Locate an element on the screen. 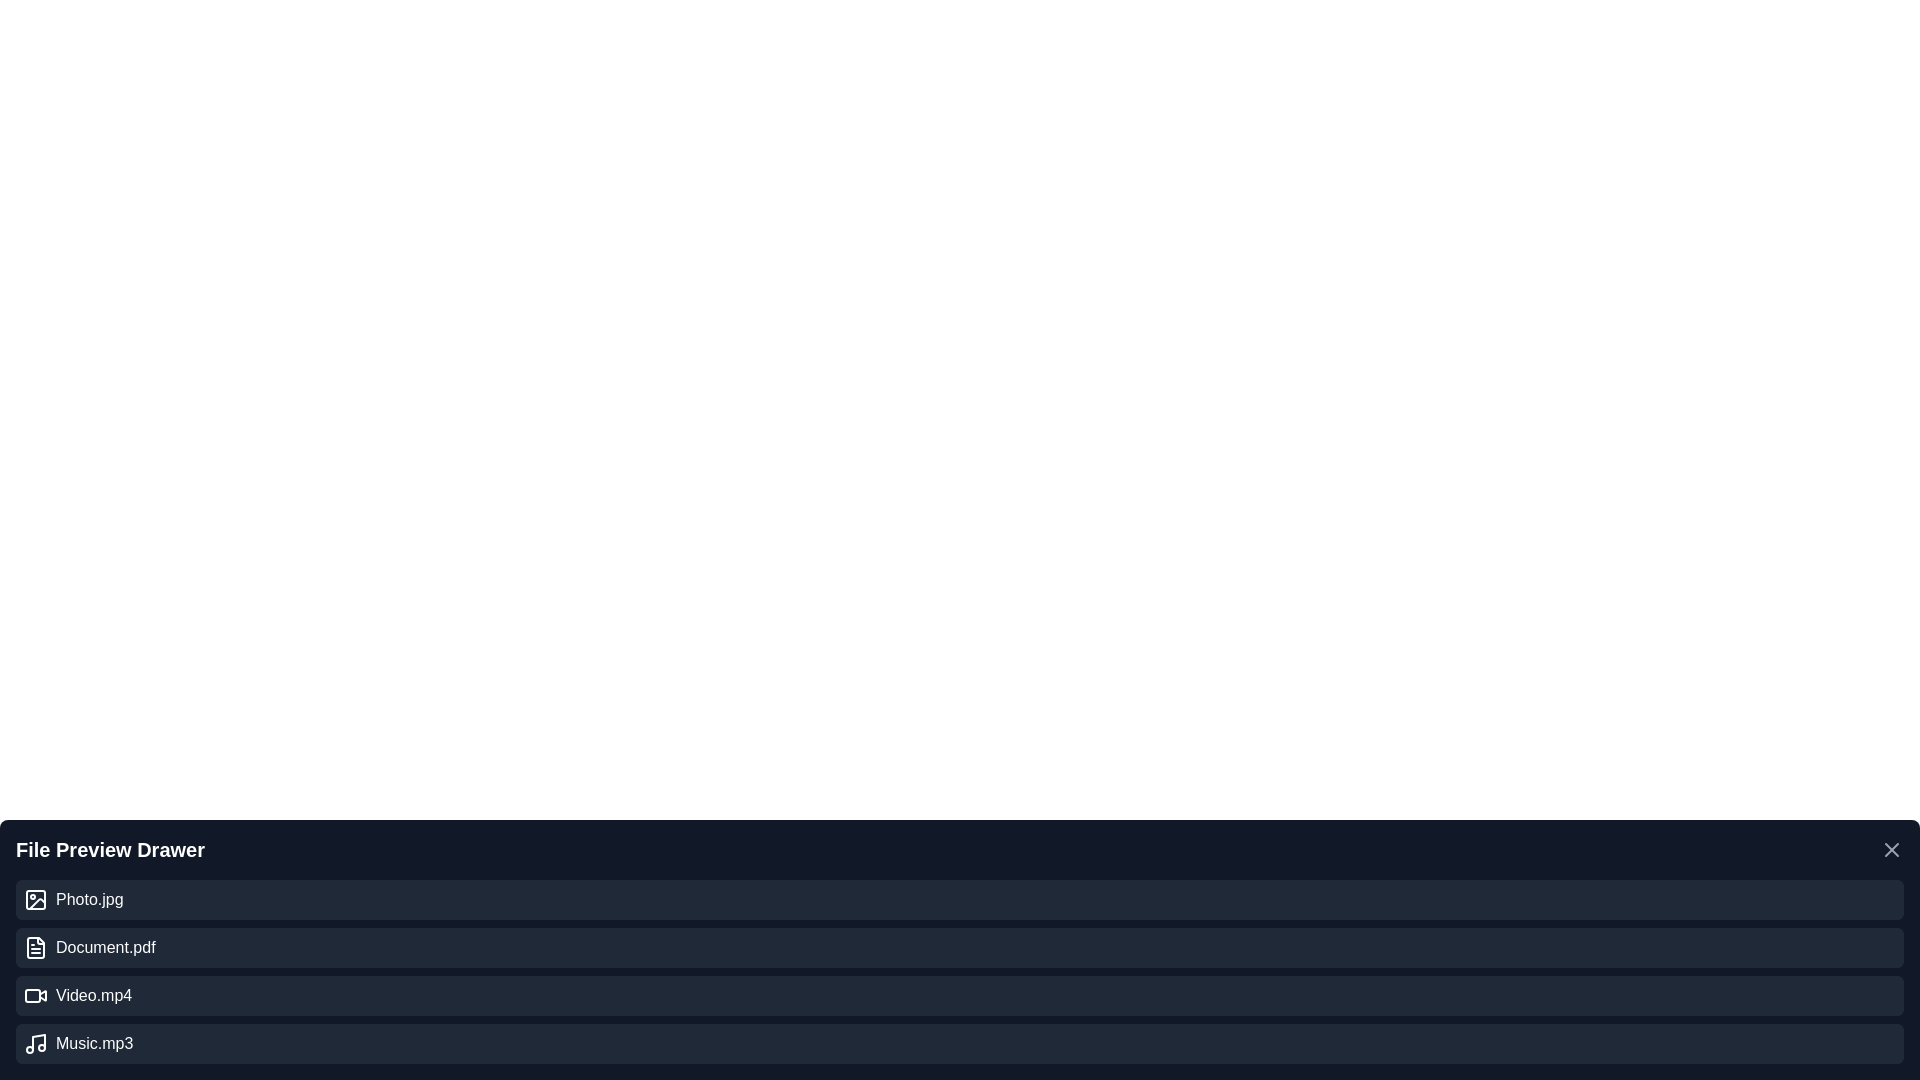 The width and height of the screenshot is (1920, 1080). image file icon visually, which is located next to the filename 'Photo.jpg' in the first row of the file preview drawer is located at coordinates (35, 898).